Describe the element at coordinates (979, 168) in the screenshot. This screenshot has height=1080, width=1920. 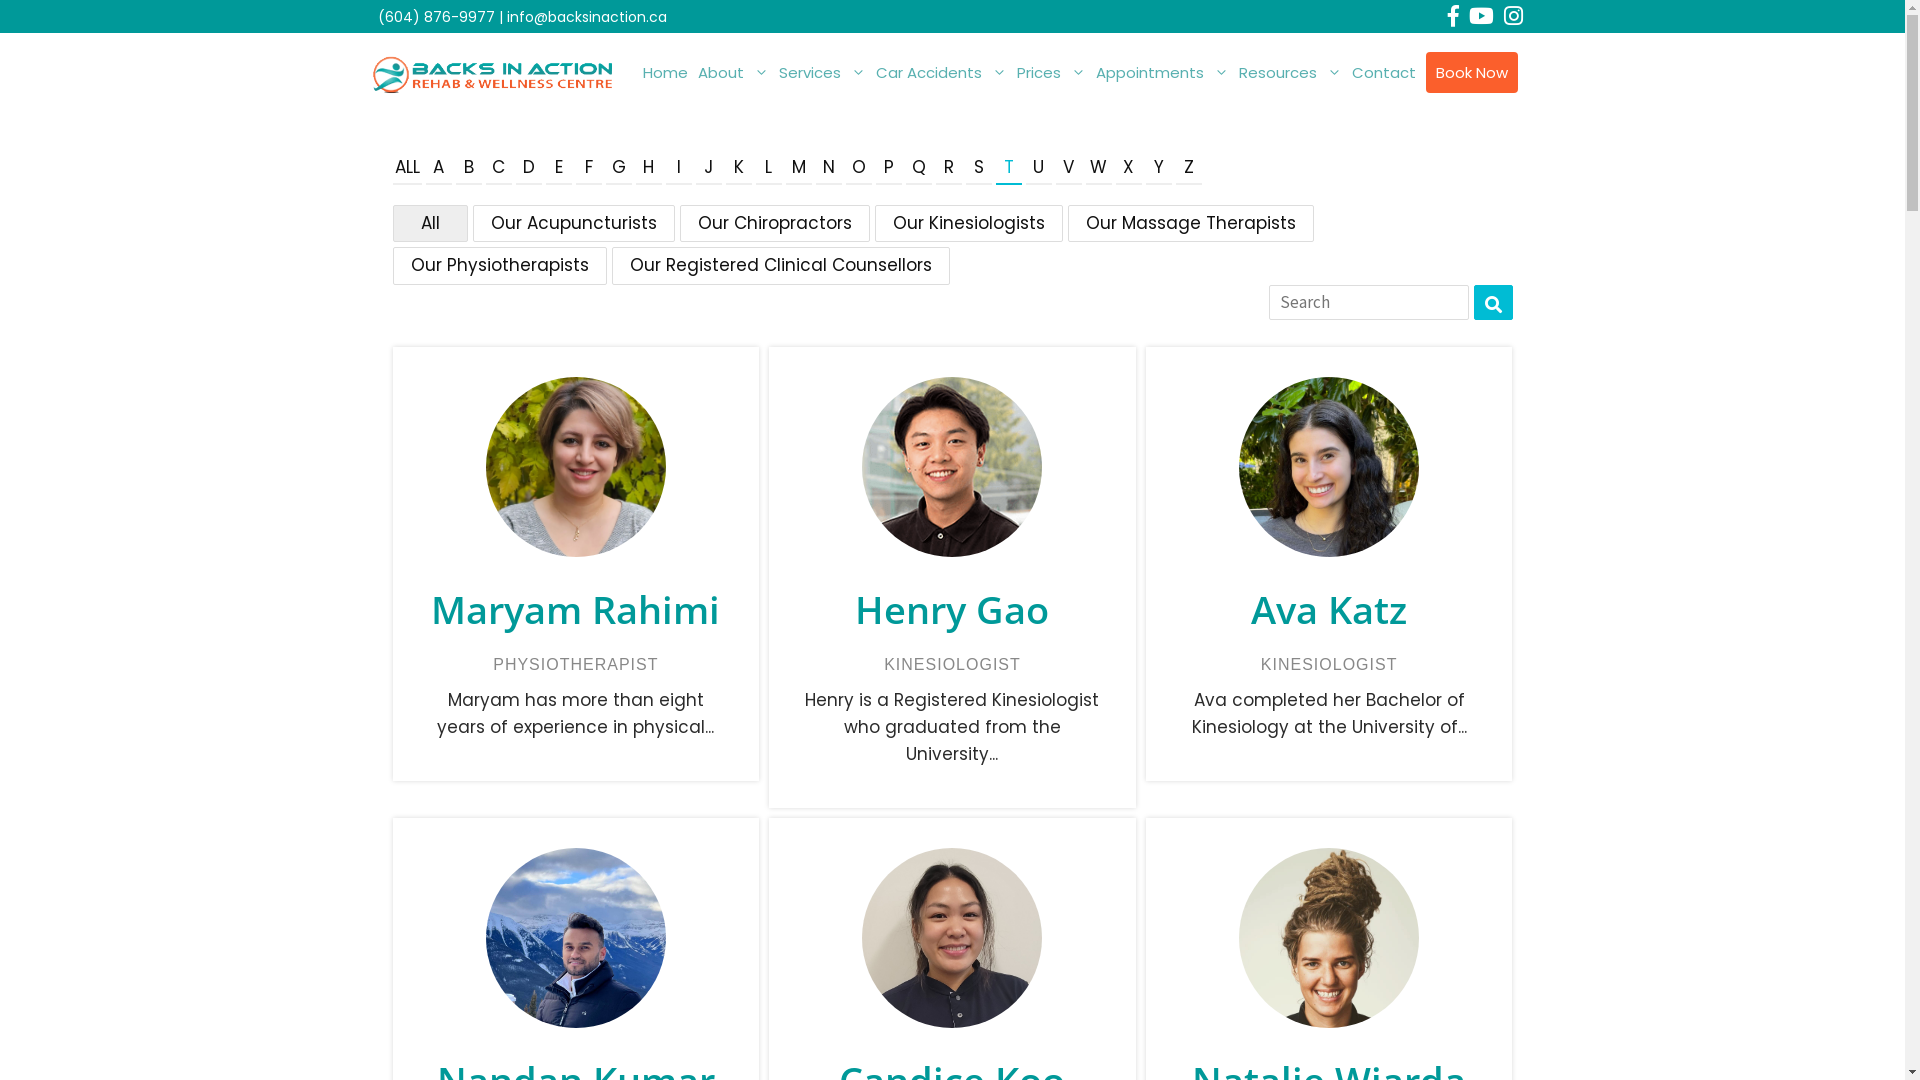
I see `'S'` at that location.